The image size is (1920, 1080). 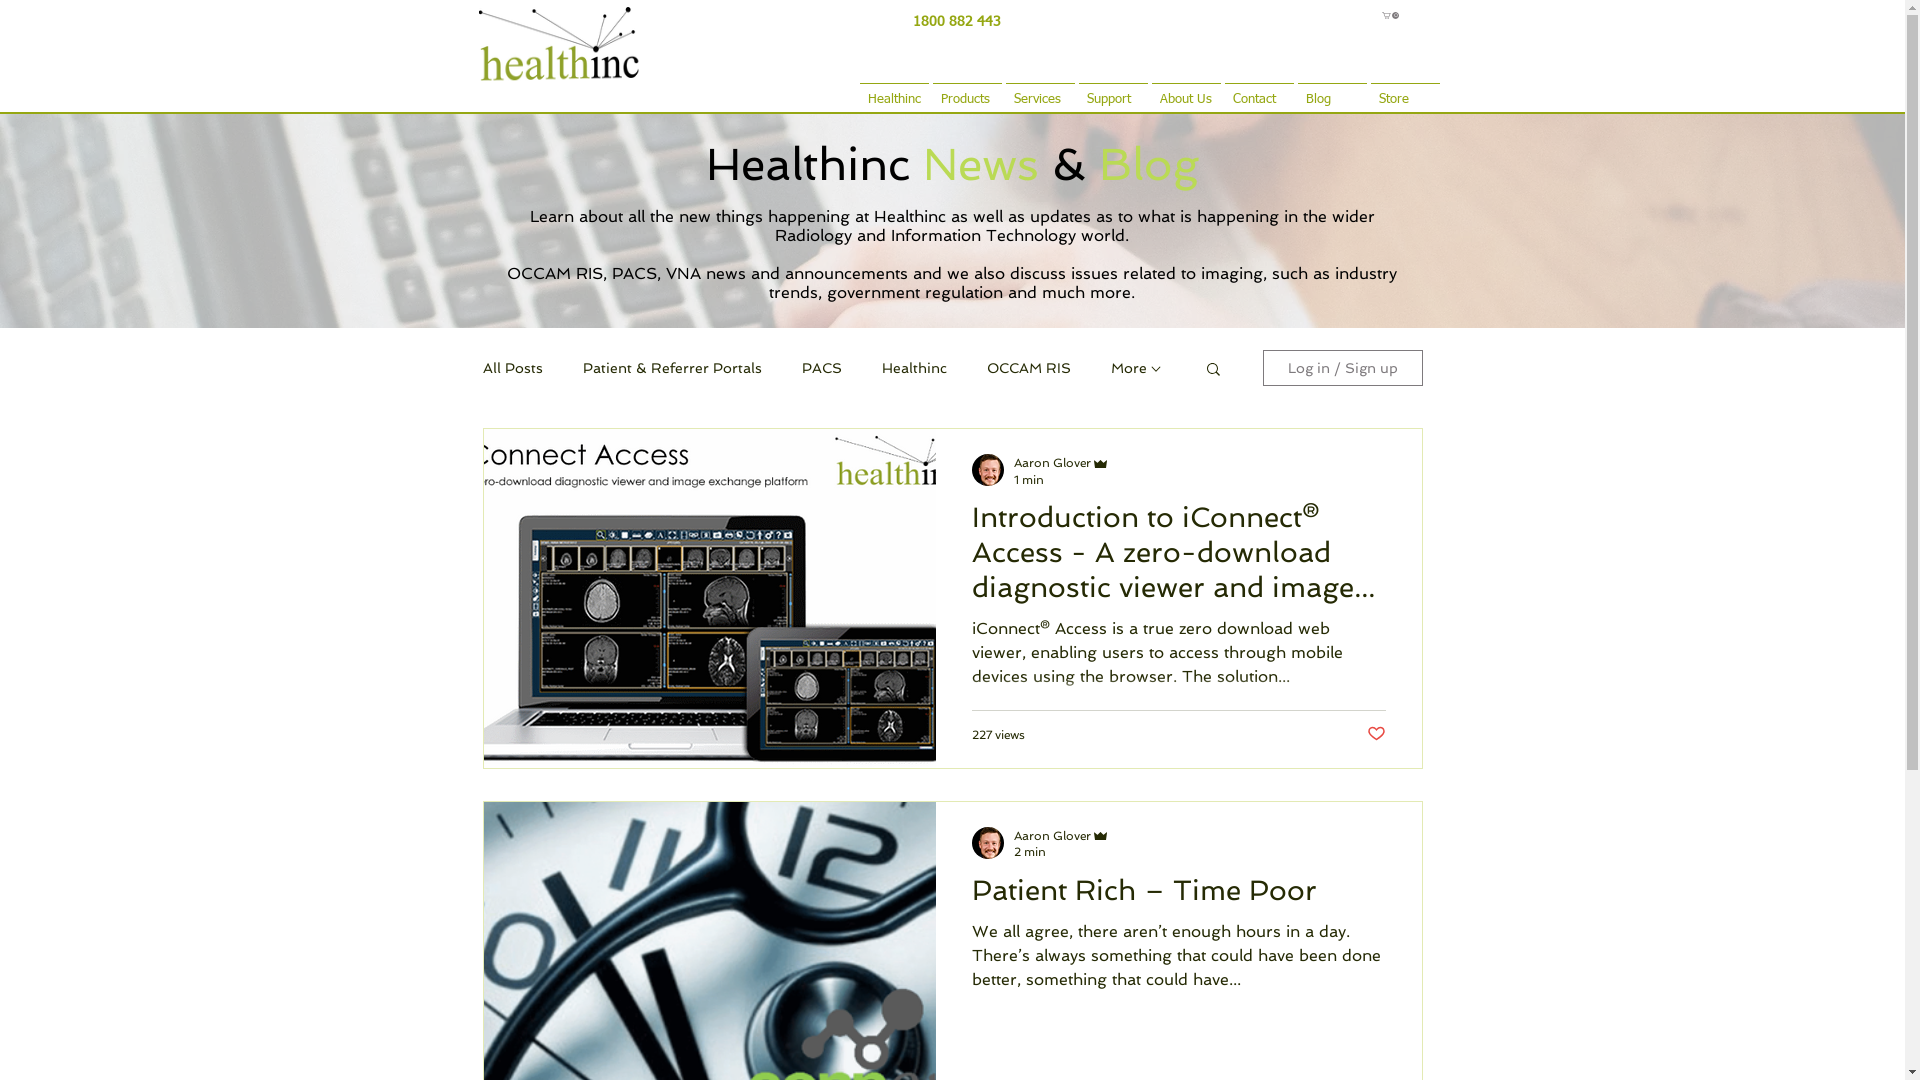 What do you see at coordinates (1403, 90) in the screenshot?
I see `'Store'` at bounding box center [1403, 90].